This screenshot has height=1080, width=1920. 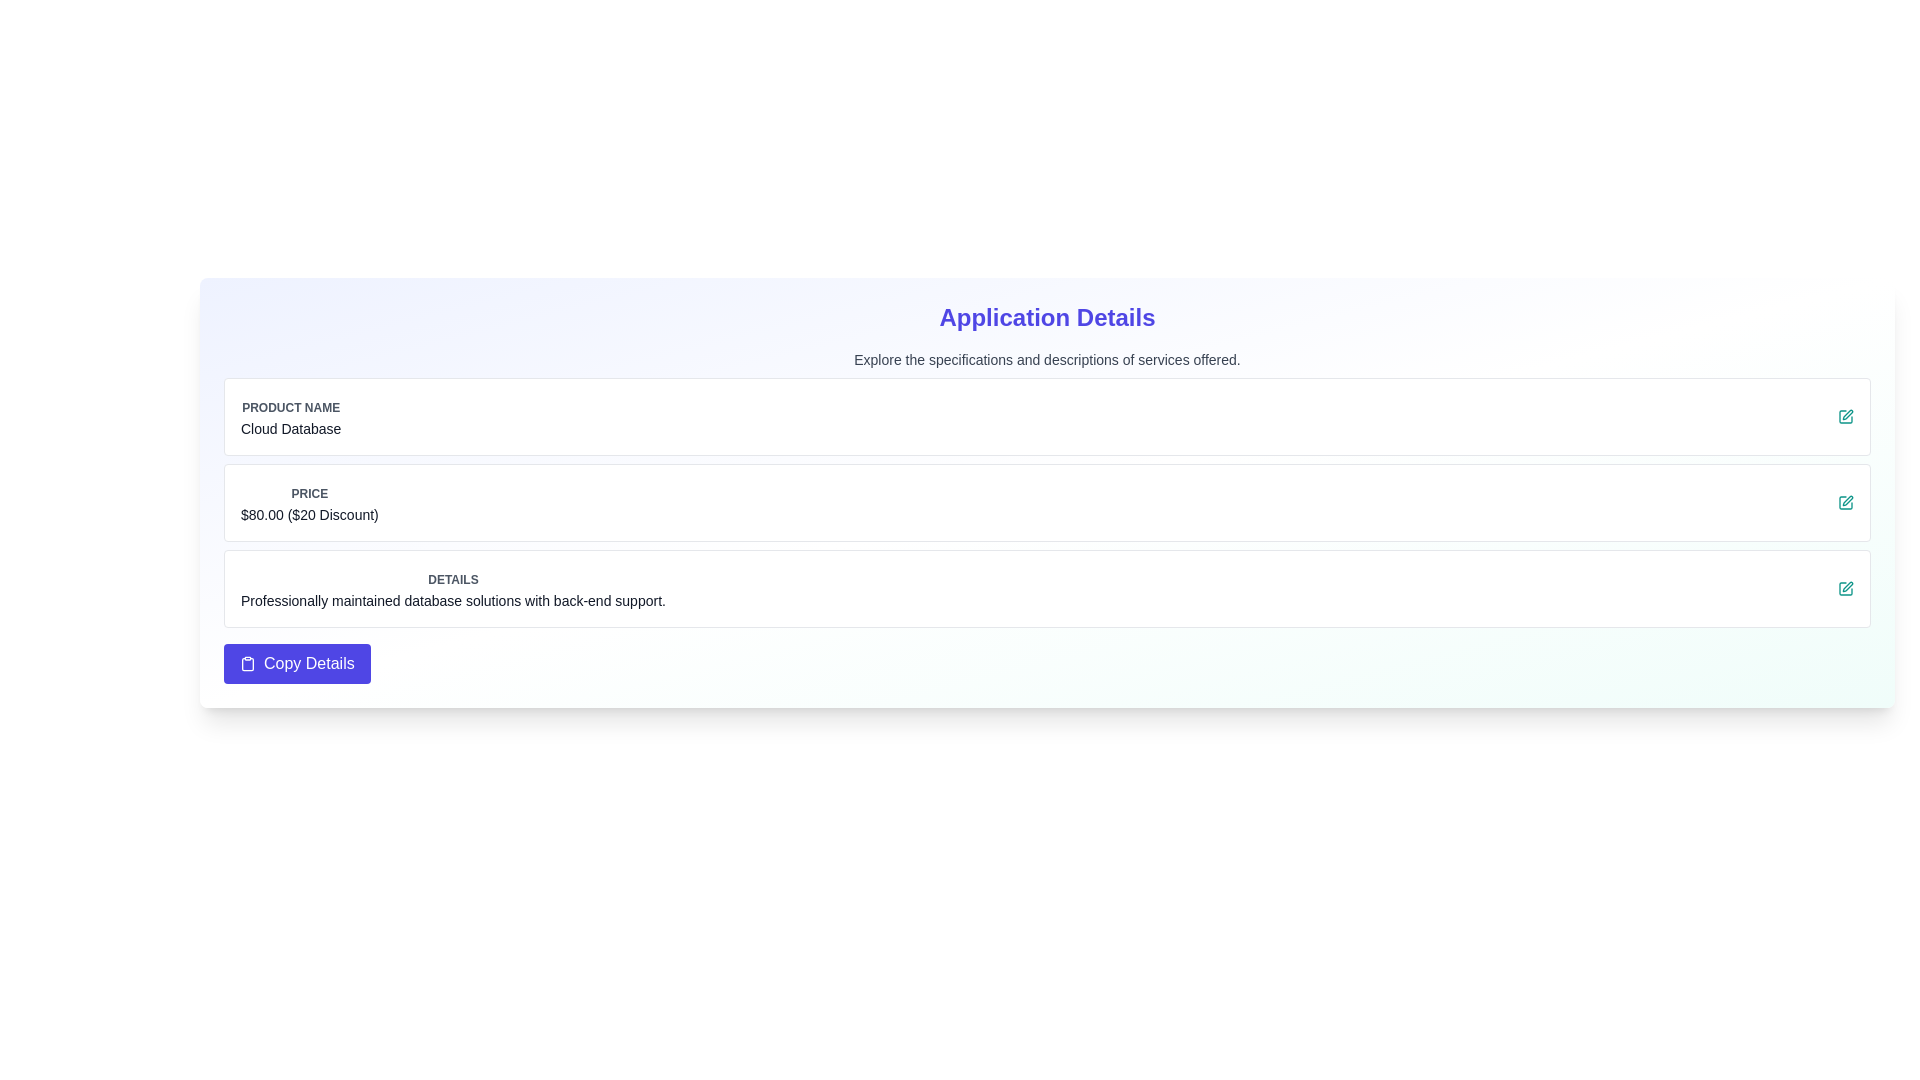 What do you see at coordinates (308, 514) in the screenshot?
I see `informational Text label displaying the price and discount of a product/service located below the 'PRICE' label using development tools` at bounding box center [308, 514].